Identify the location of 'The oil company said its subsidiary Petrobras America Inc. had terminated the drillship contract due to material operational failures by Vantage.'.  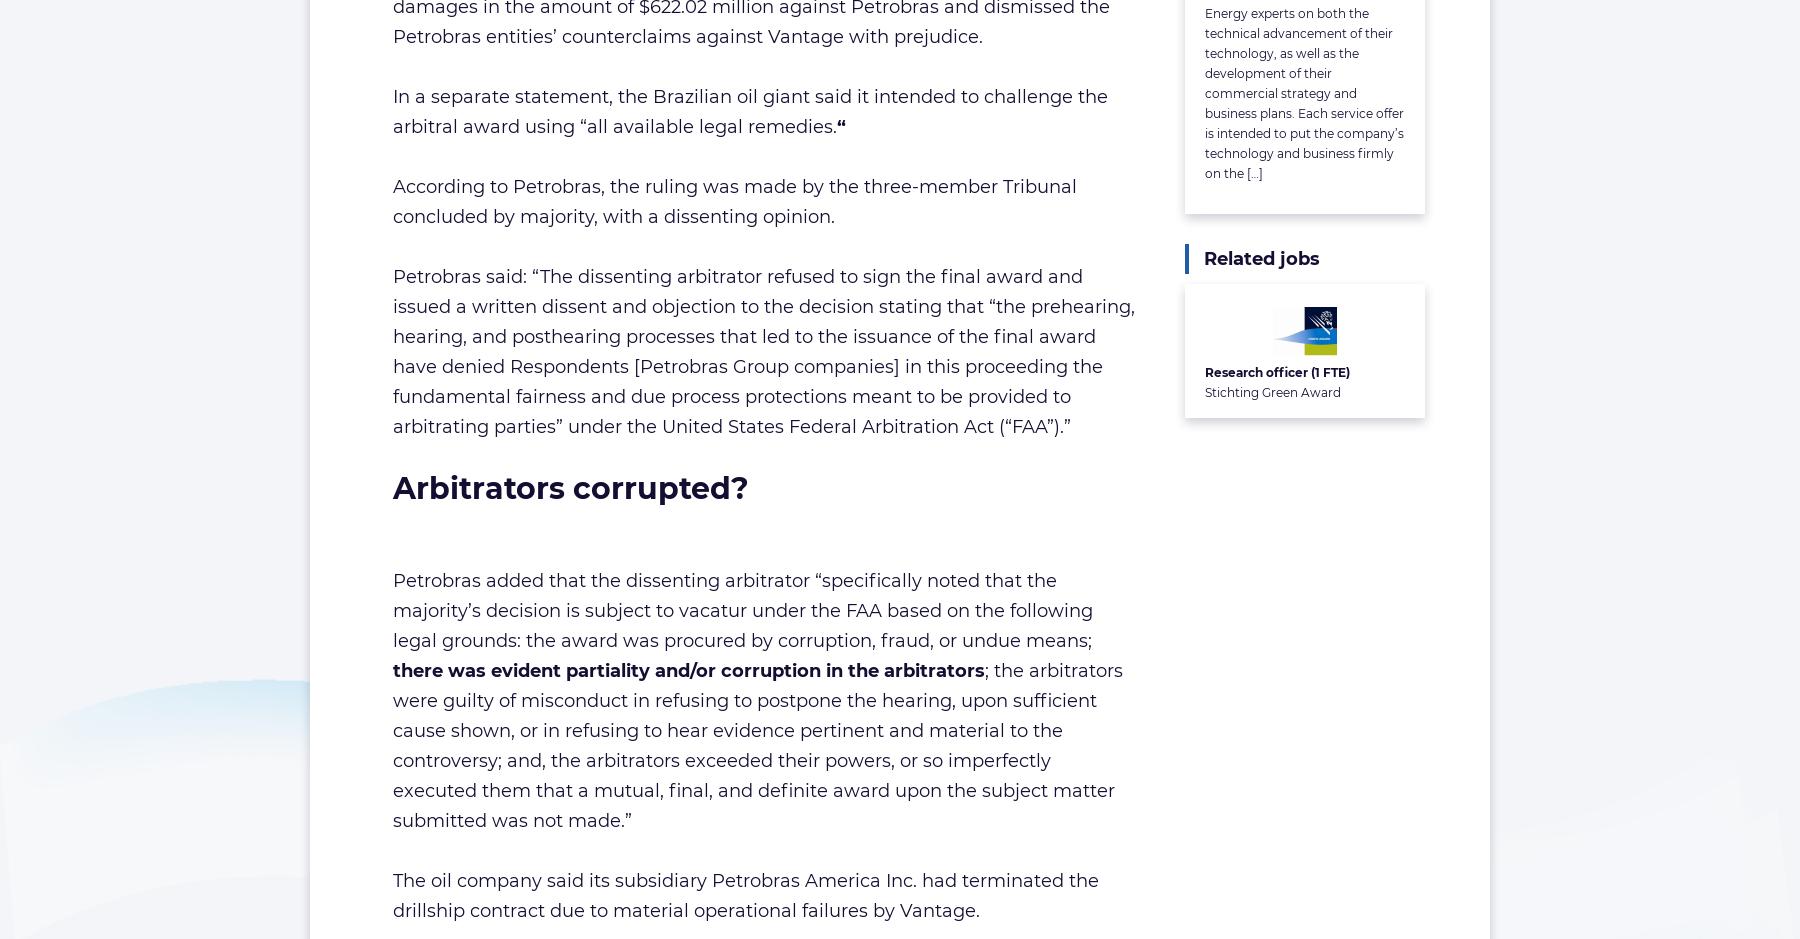
(392, 894).